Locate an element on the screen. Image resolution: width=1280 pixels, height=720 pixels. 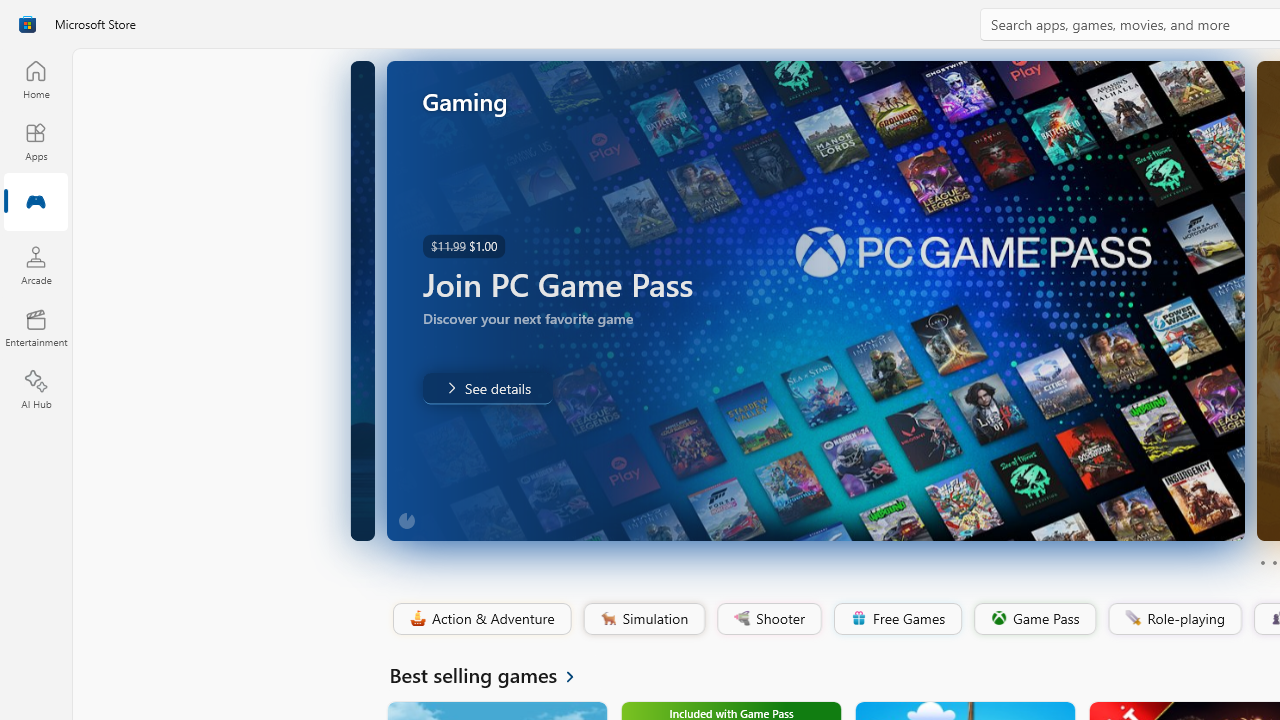
'Shooter' is located at coordinates (767, 618).